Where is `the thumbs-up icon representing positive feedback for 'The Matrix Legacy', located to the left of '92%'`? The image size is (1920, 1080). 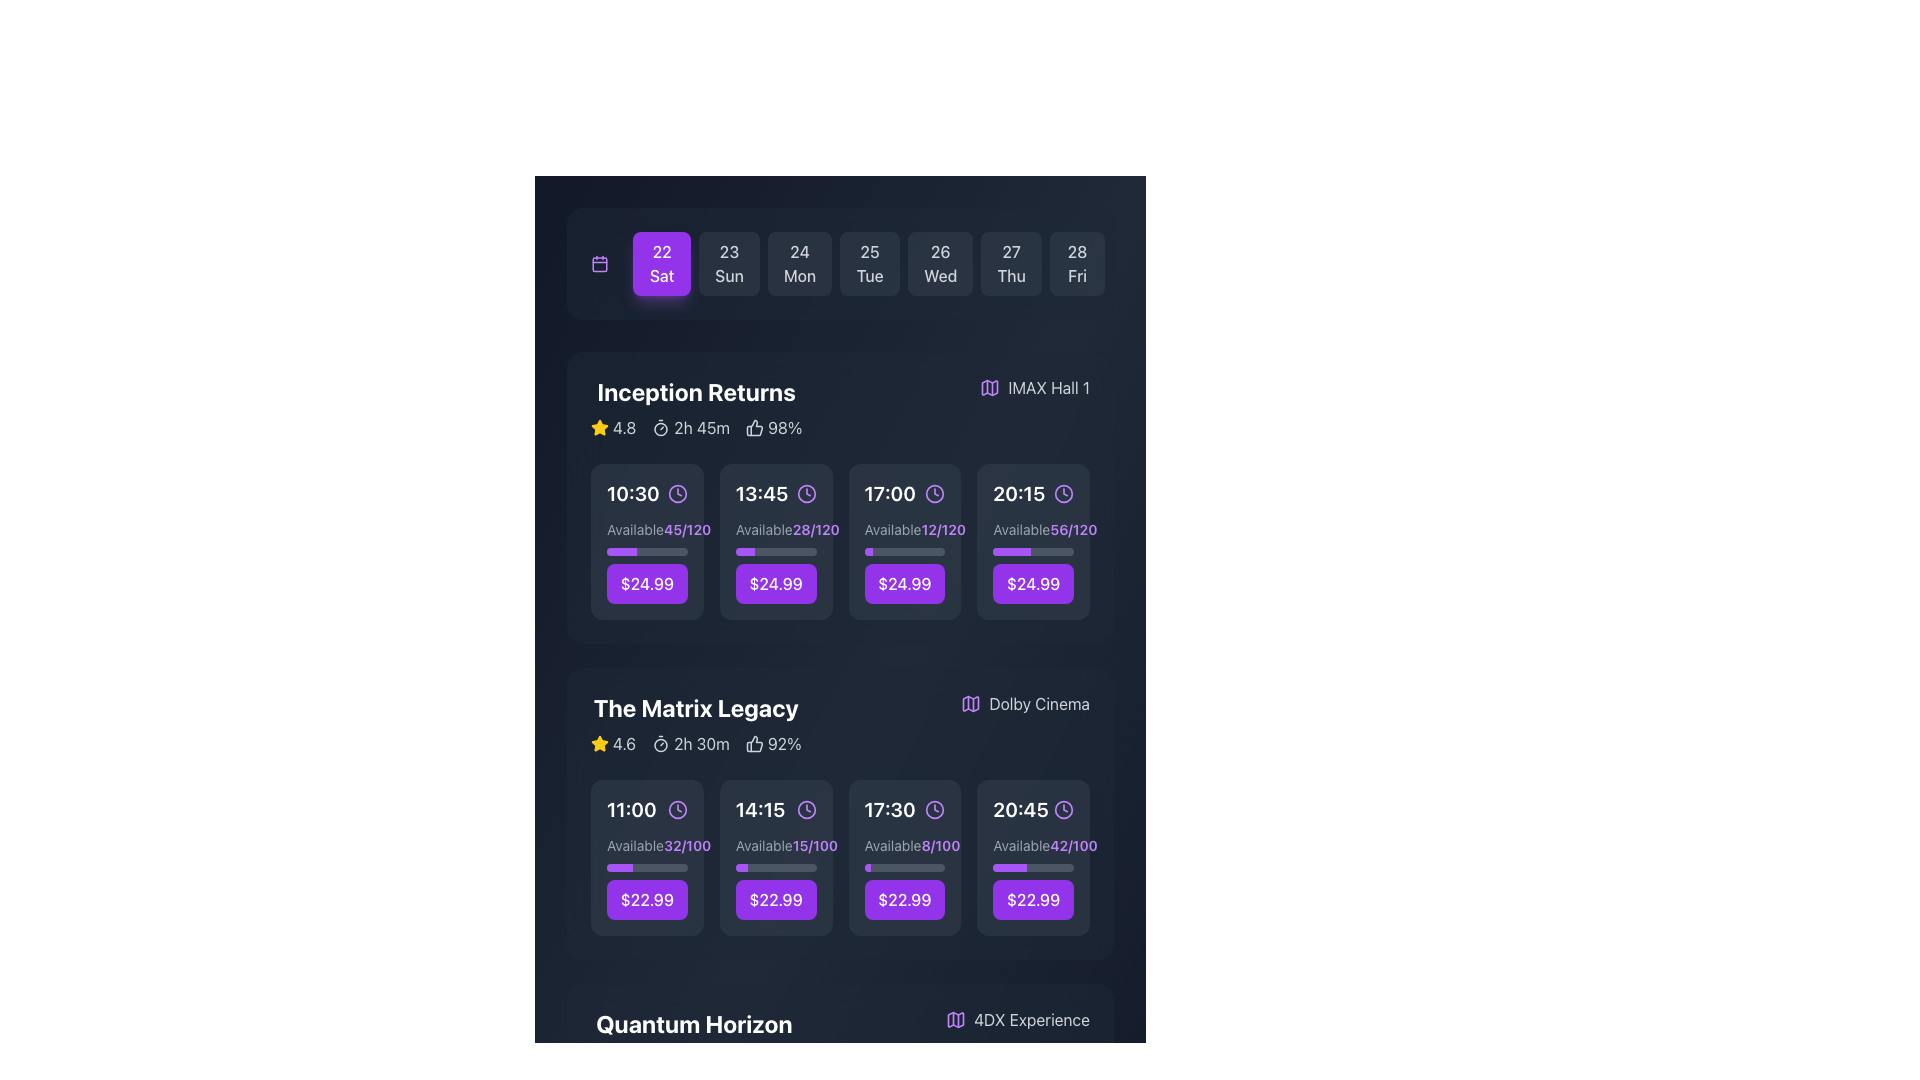
the thumbs-up icon representing positive feedback for 'The Matrix Legacy', located to the left of '92%' is located at coordinates (753, 744).